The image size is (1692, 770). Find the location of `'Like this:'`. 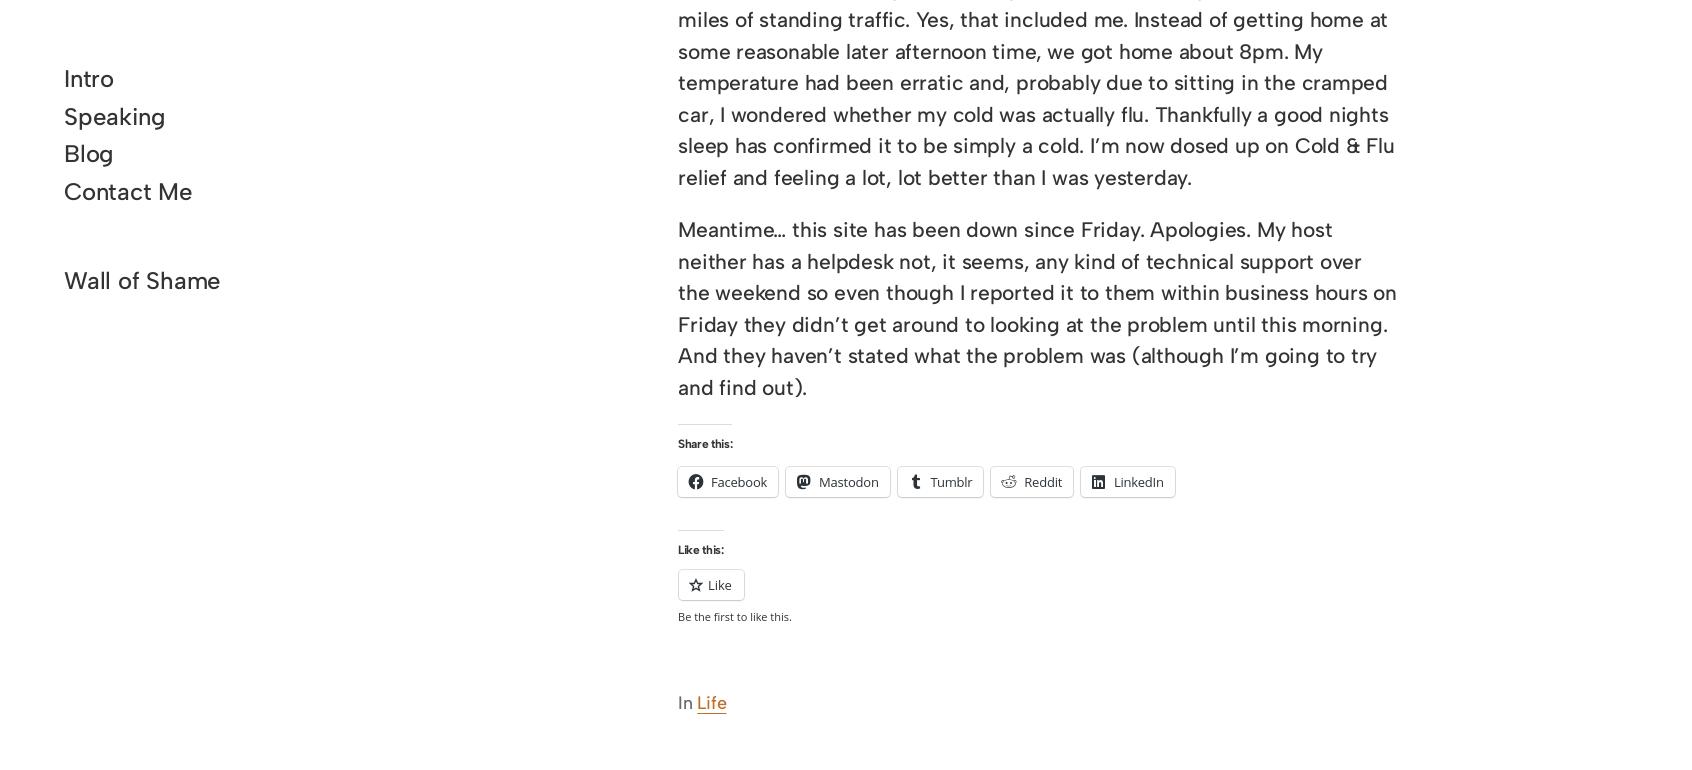

'Like this:' is located at coordinates (700, 548).